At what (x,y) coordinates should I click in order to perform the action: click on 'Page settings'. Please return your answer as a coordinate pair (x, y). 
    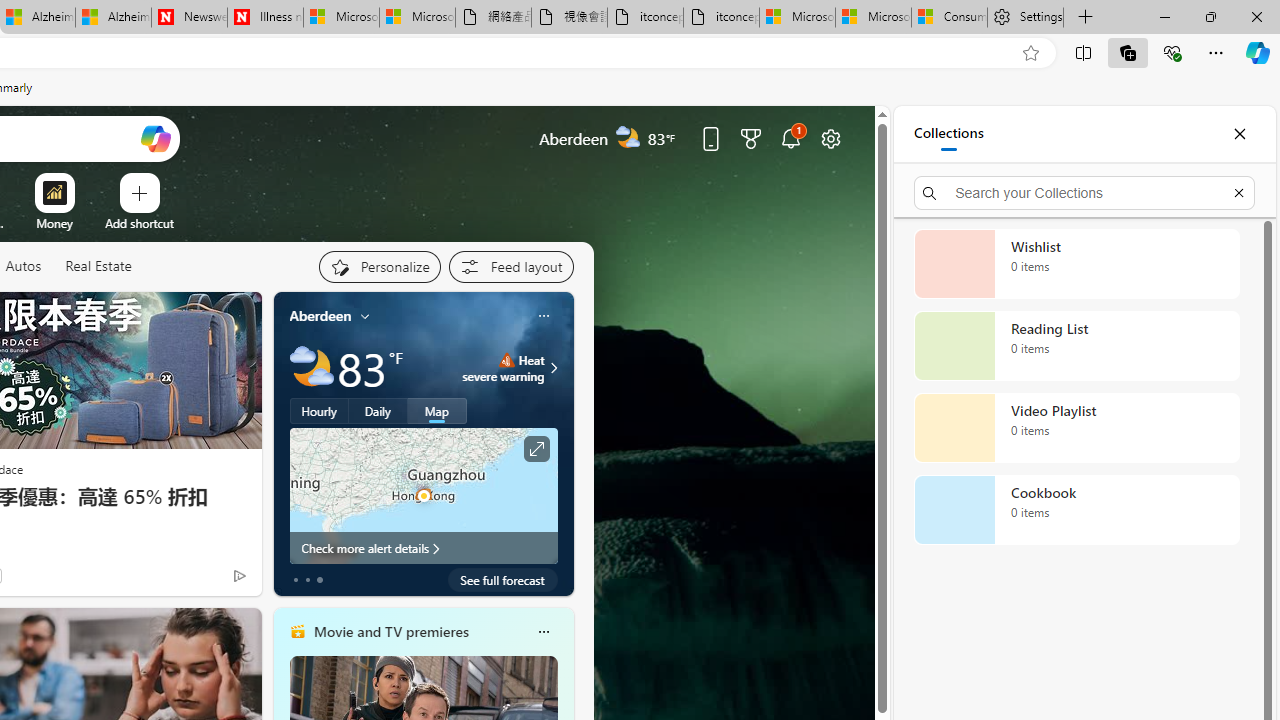
    Looking at the image, I should click on (831, 137).